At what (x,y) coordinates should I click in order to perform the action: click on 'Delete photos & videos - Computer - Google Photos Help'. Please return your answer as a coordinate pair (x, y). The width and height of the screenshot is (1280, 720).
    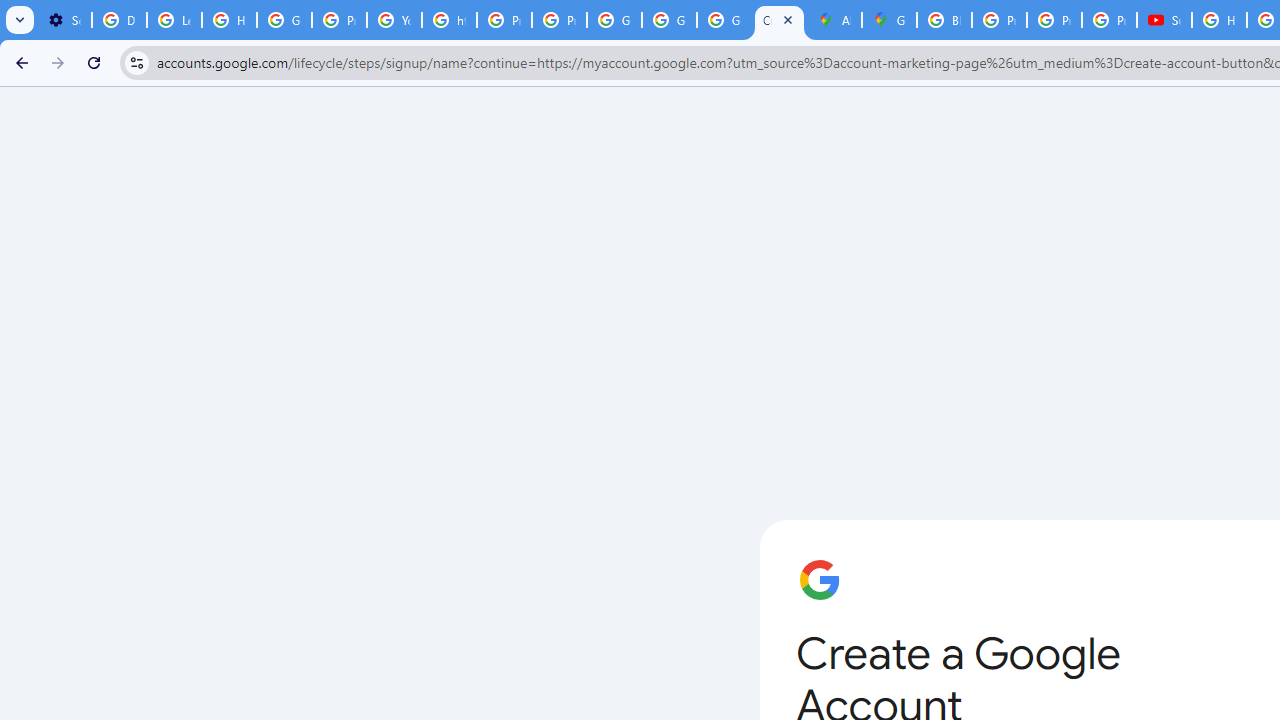
    Looking at the image, I should click on (118, 20).